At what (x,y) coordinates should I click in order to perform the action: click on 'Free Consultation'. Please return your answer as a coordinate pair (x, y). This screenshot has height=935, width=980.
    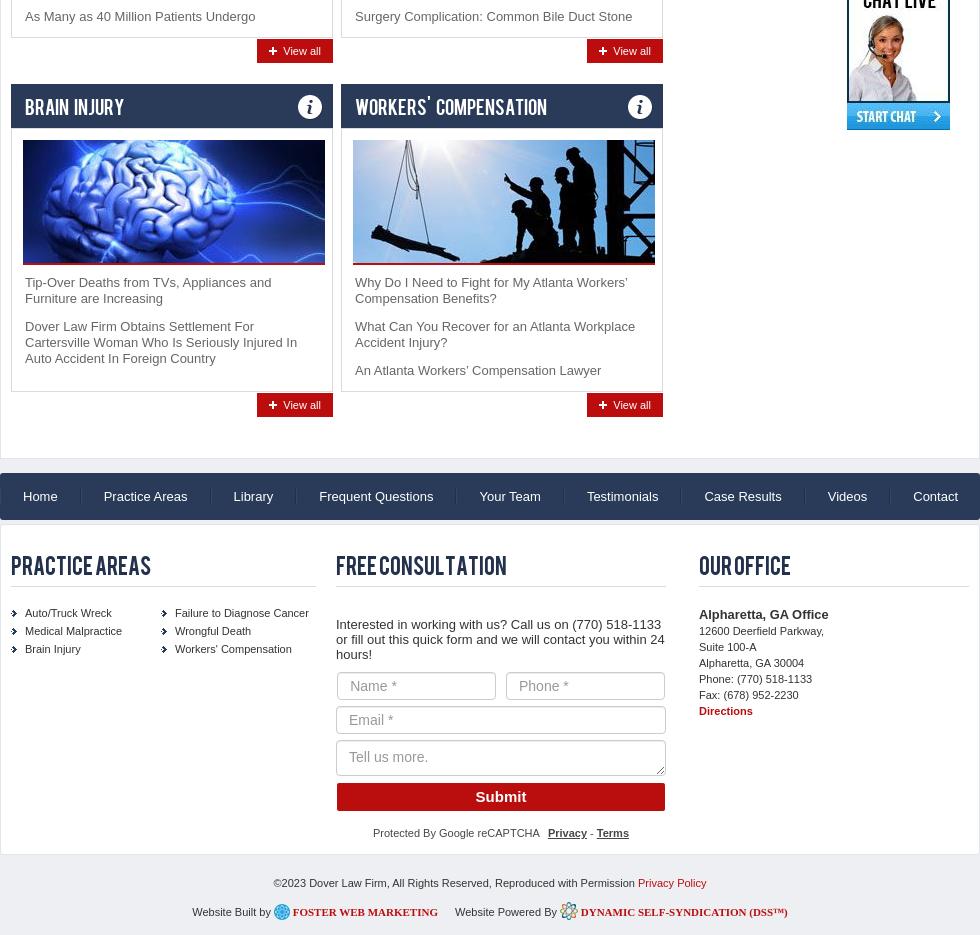
    Looking at the image, I should click on (336, 563).